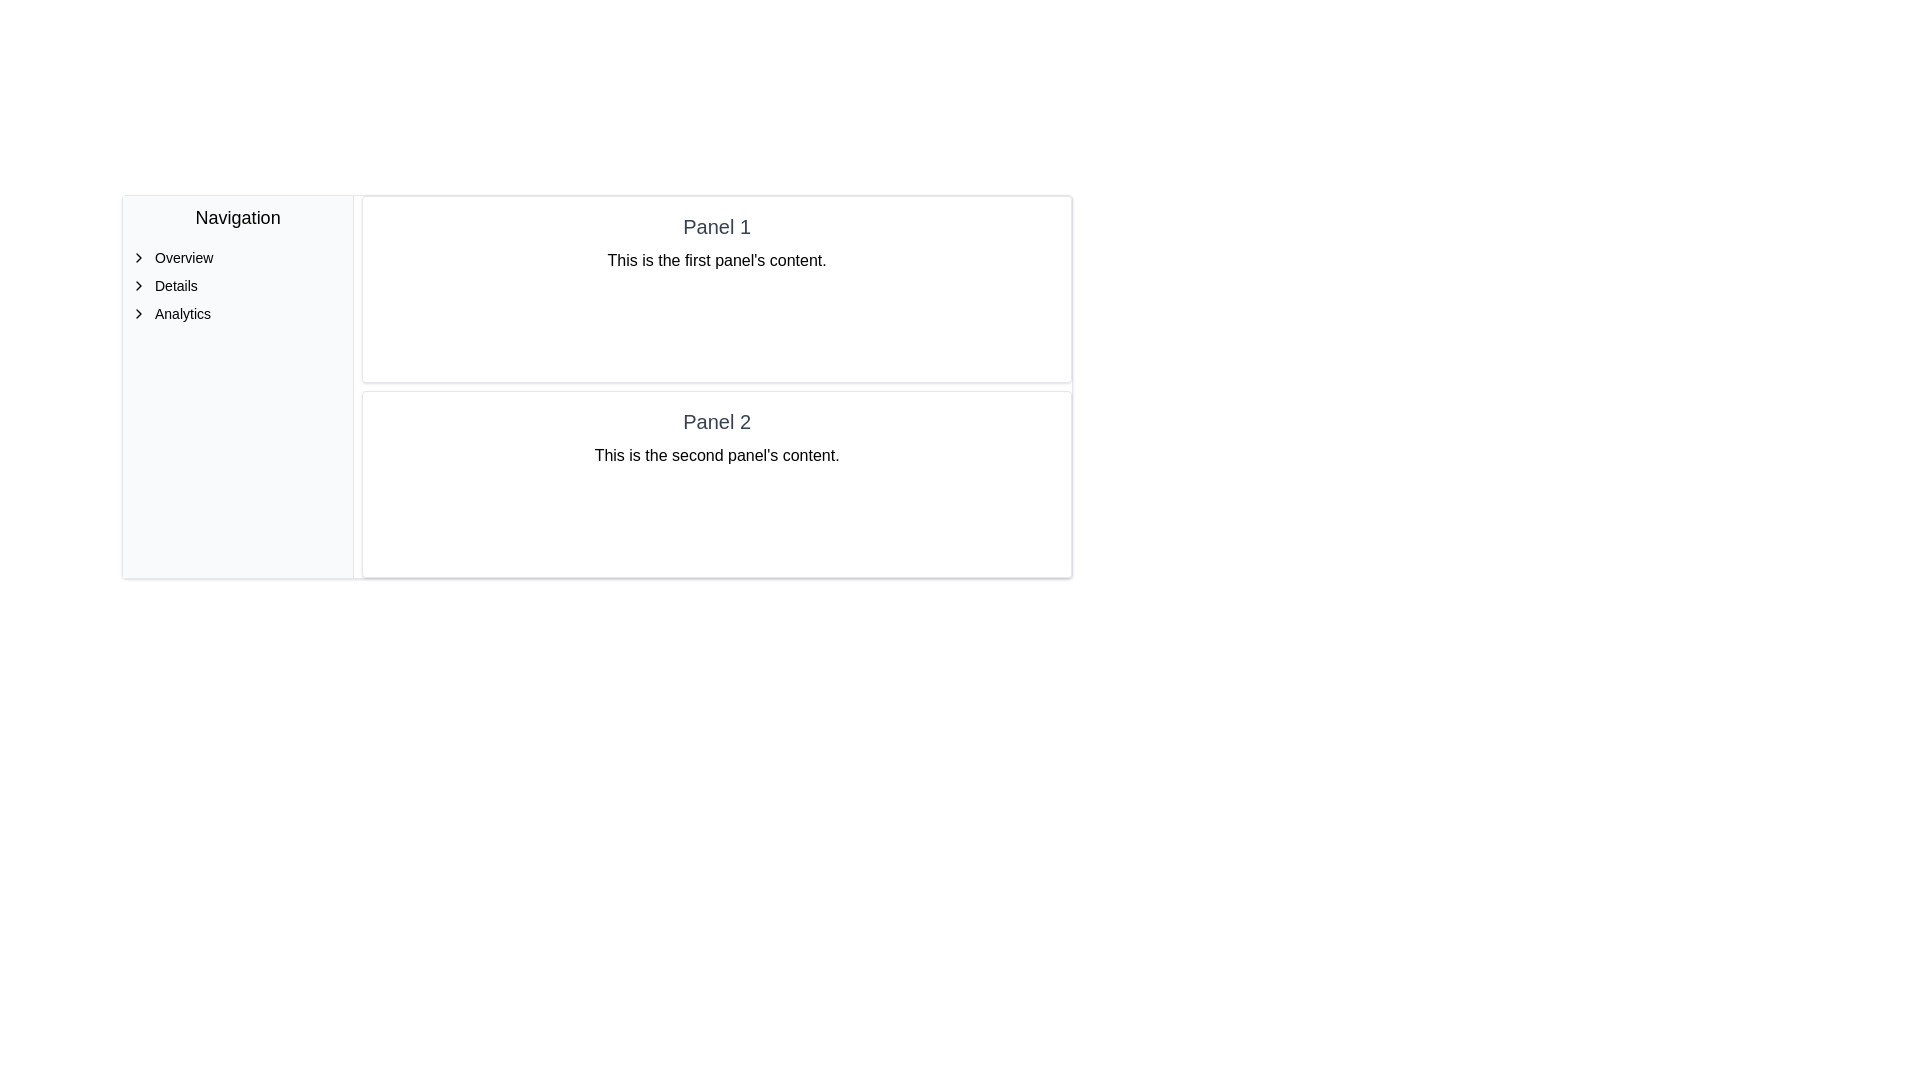  What do you see at coordinates (717, 260) in the screenshot?
I see `text from the element displaying 'This is the first panel's content.' located in the first panel below the header 'Panel 1'` at bounding box center [717, 260].